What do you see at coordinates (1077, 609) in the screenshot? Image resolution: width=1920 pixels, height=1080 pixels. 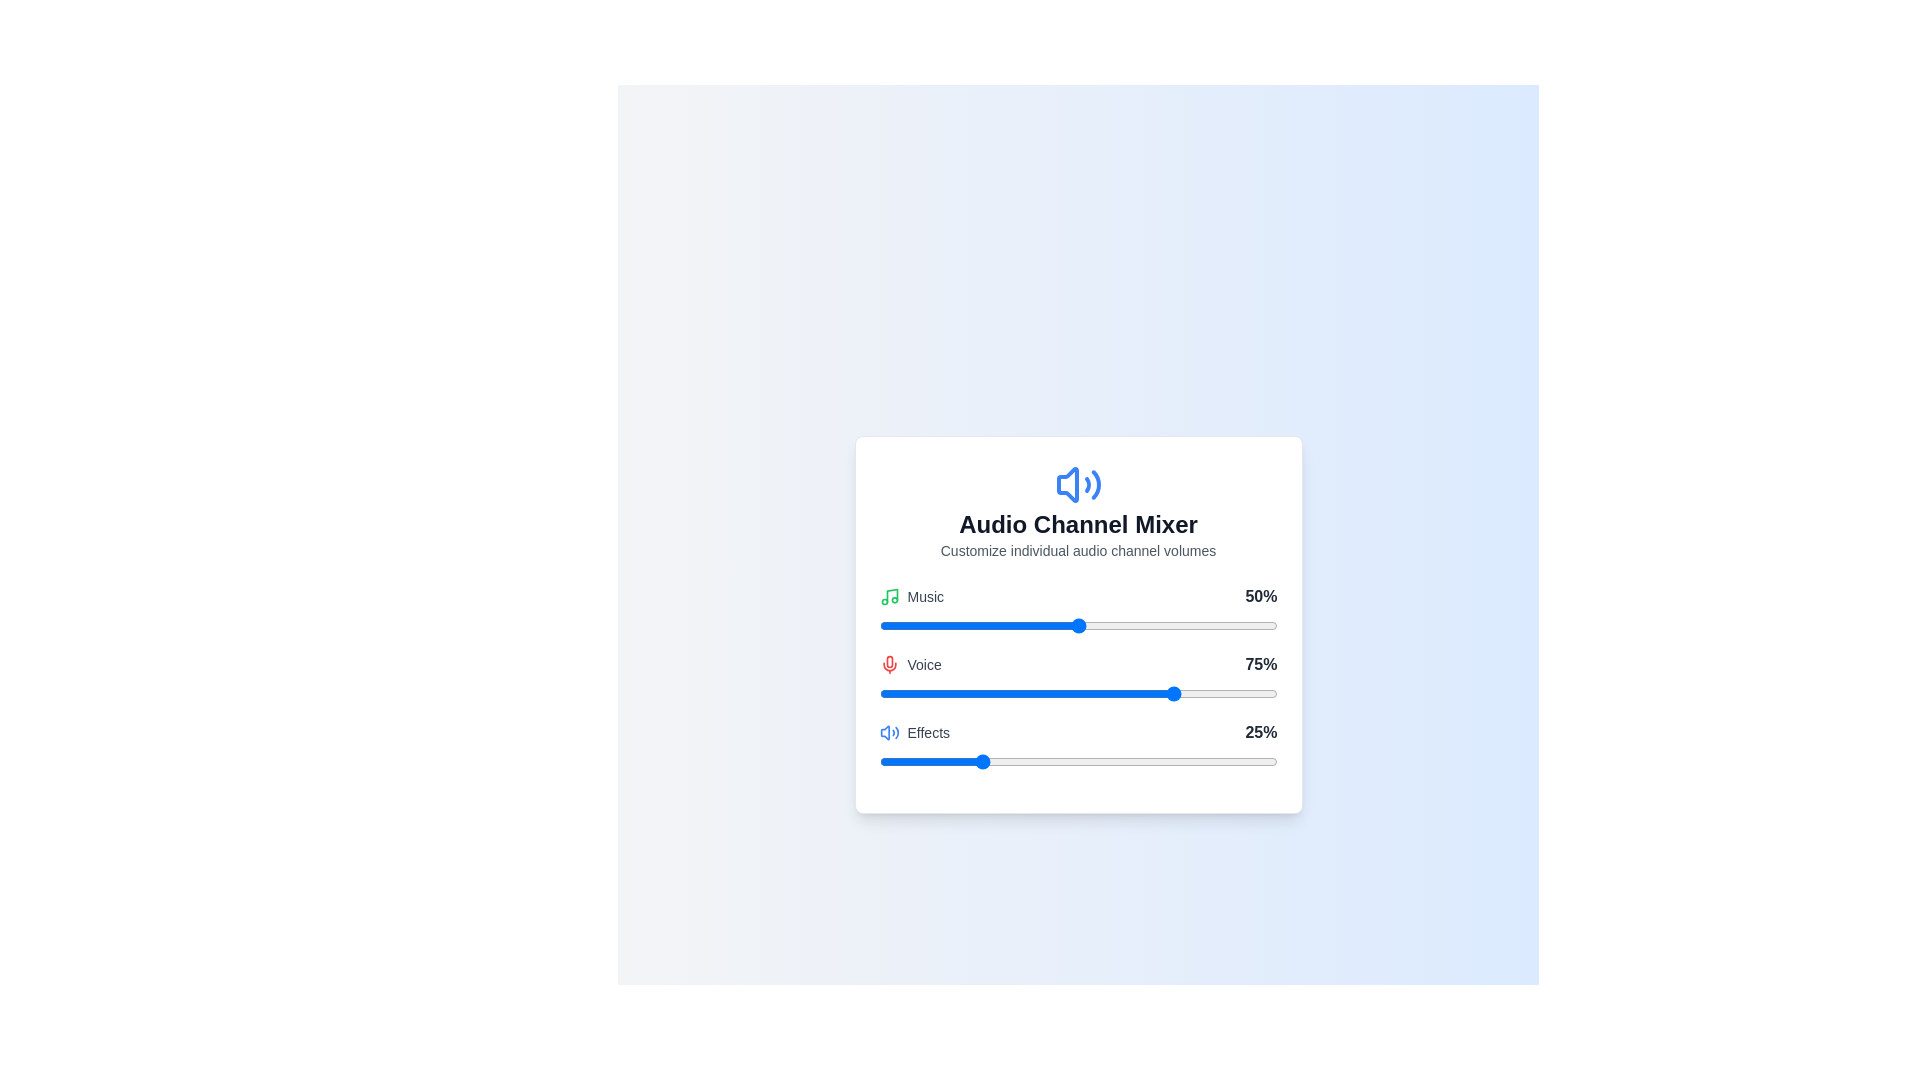 I see `the 'Music' slider, which features a blue track, a draggable circle knob, and displays a value of '50%' on the right, to set a value` at bounding box center [1077, 609].